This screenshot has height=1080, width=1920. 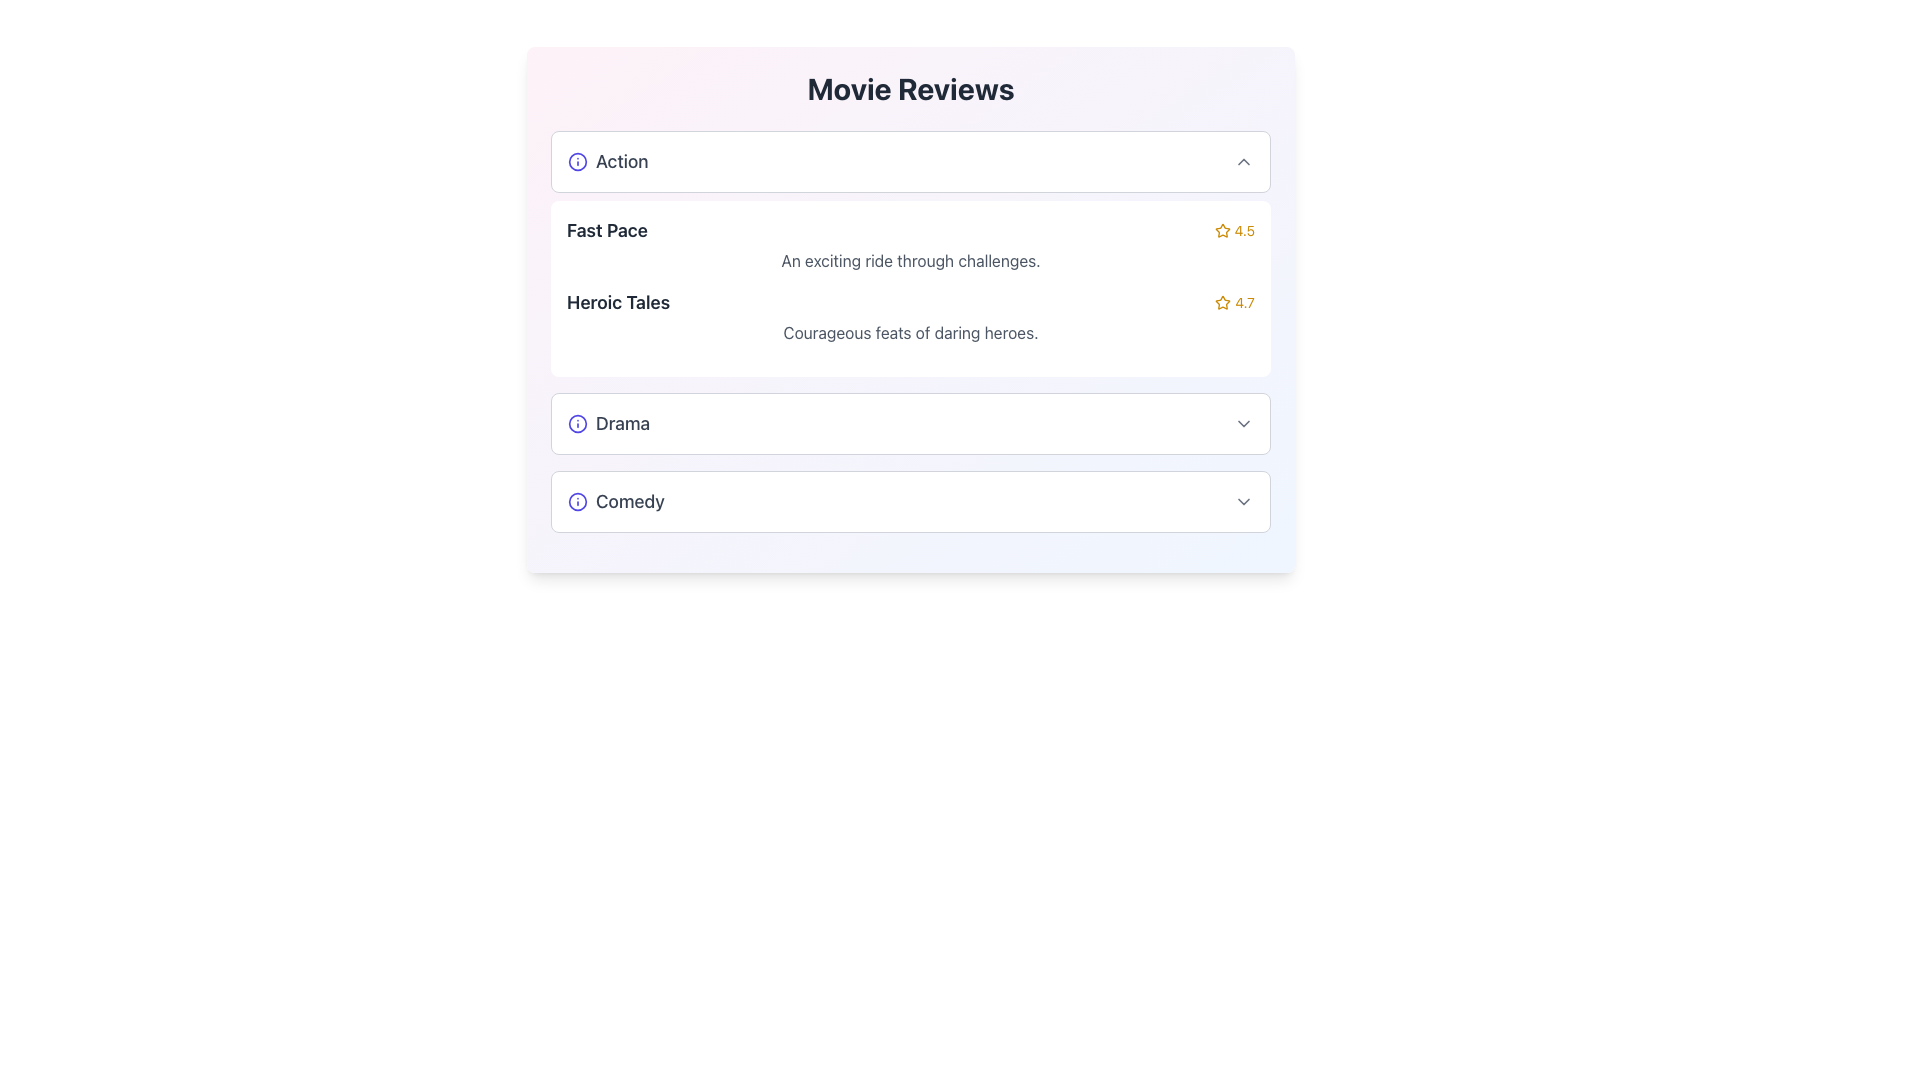 What do you see at coordinates (1242, 161) in the screenshot?
I see `the chevron icon oriented upwards located in the upper-right corner of the 'Action' section` at bounding box center [1242, 161].